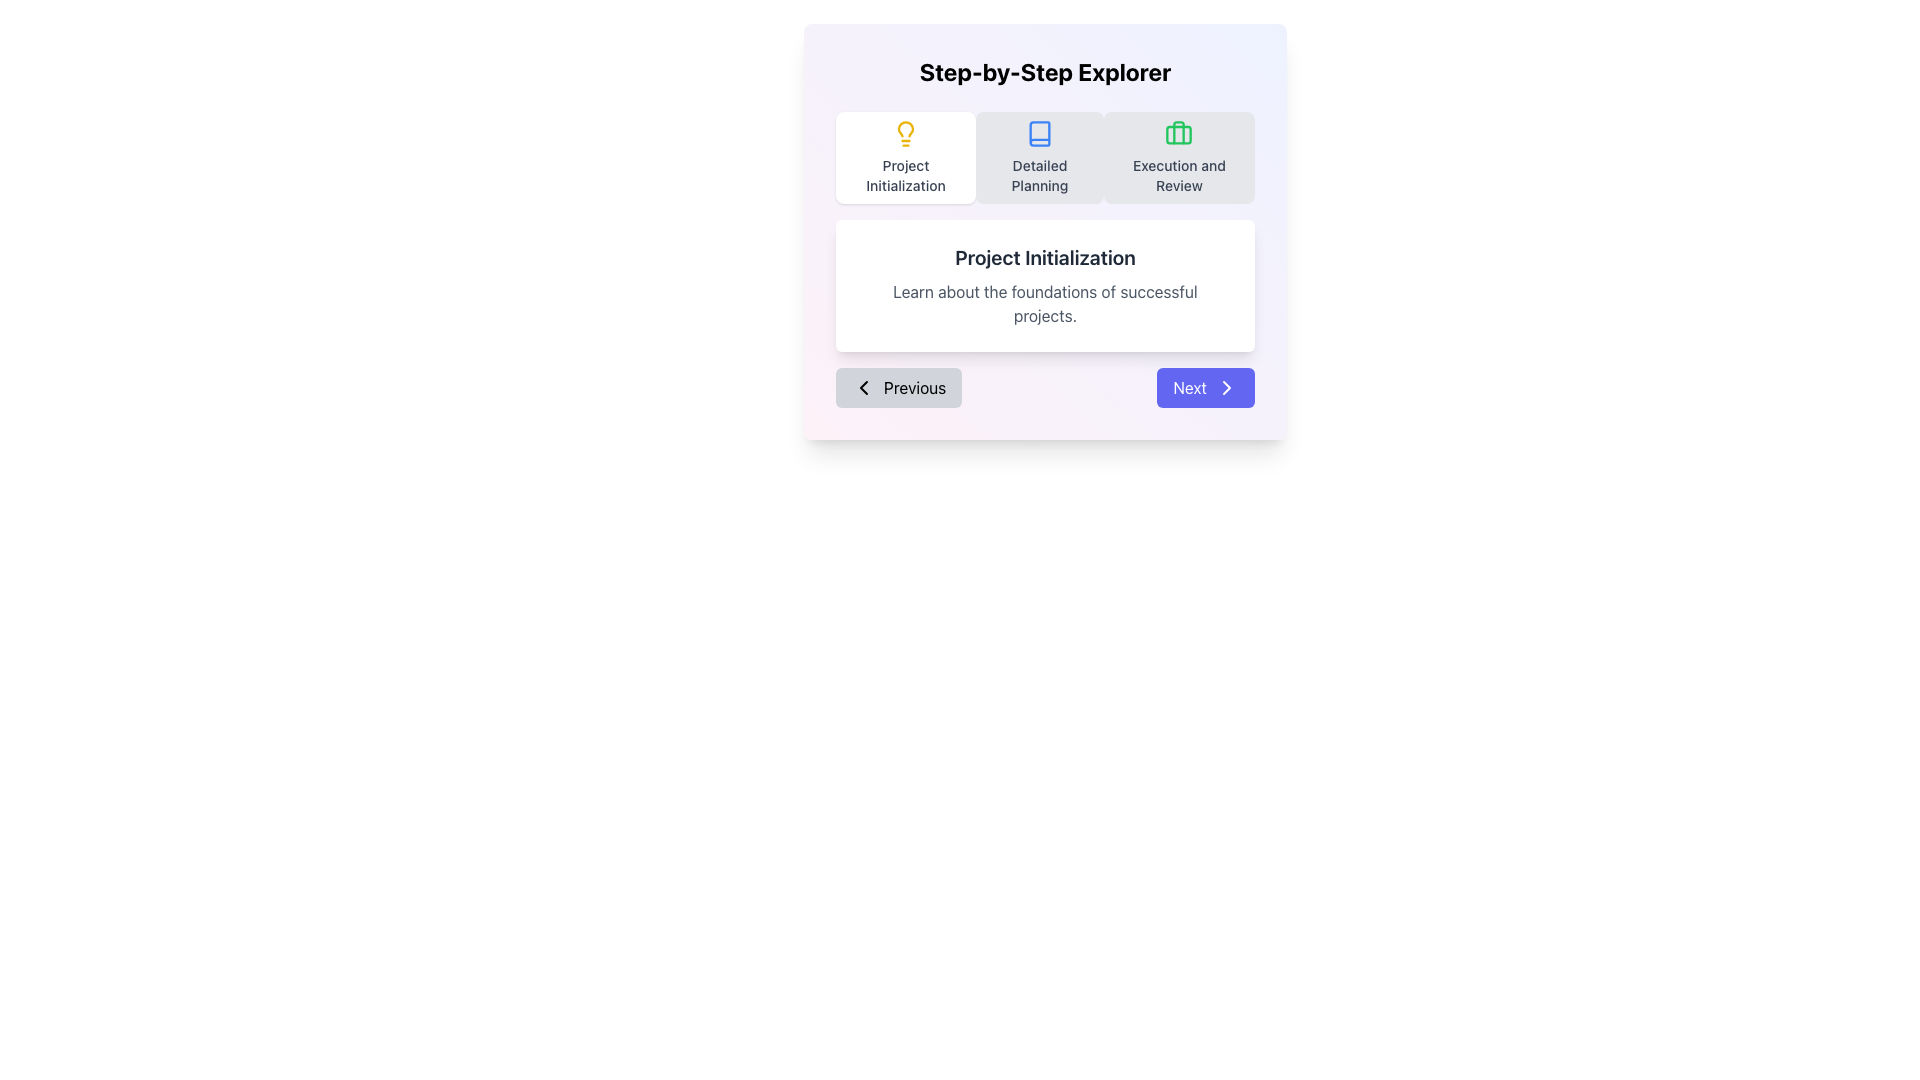 The image size is (1920, 1080). Describe the element at coordinates (1044, 304) in the screenshot. I see `the static text element that provides additional information about the 'Project Initialization' section, located directly below the header text 'Project Initialization'` at that location.